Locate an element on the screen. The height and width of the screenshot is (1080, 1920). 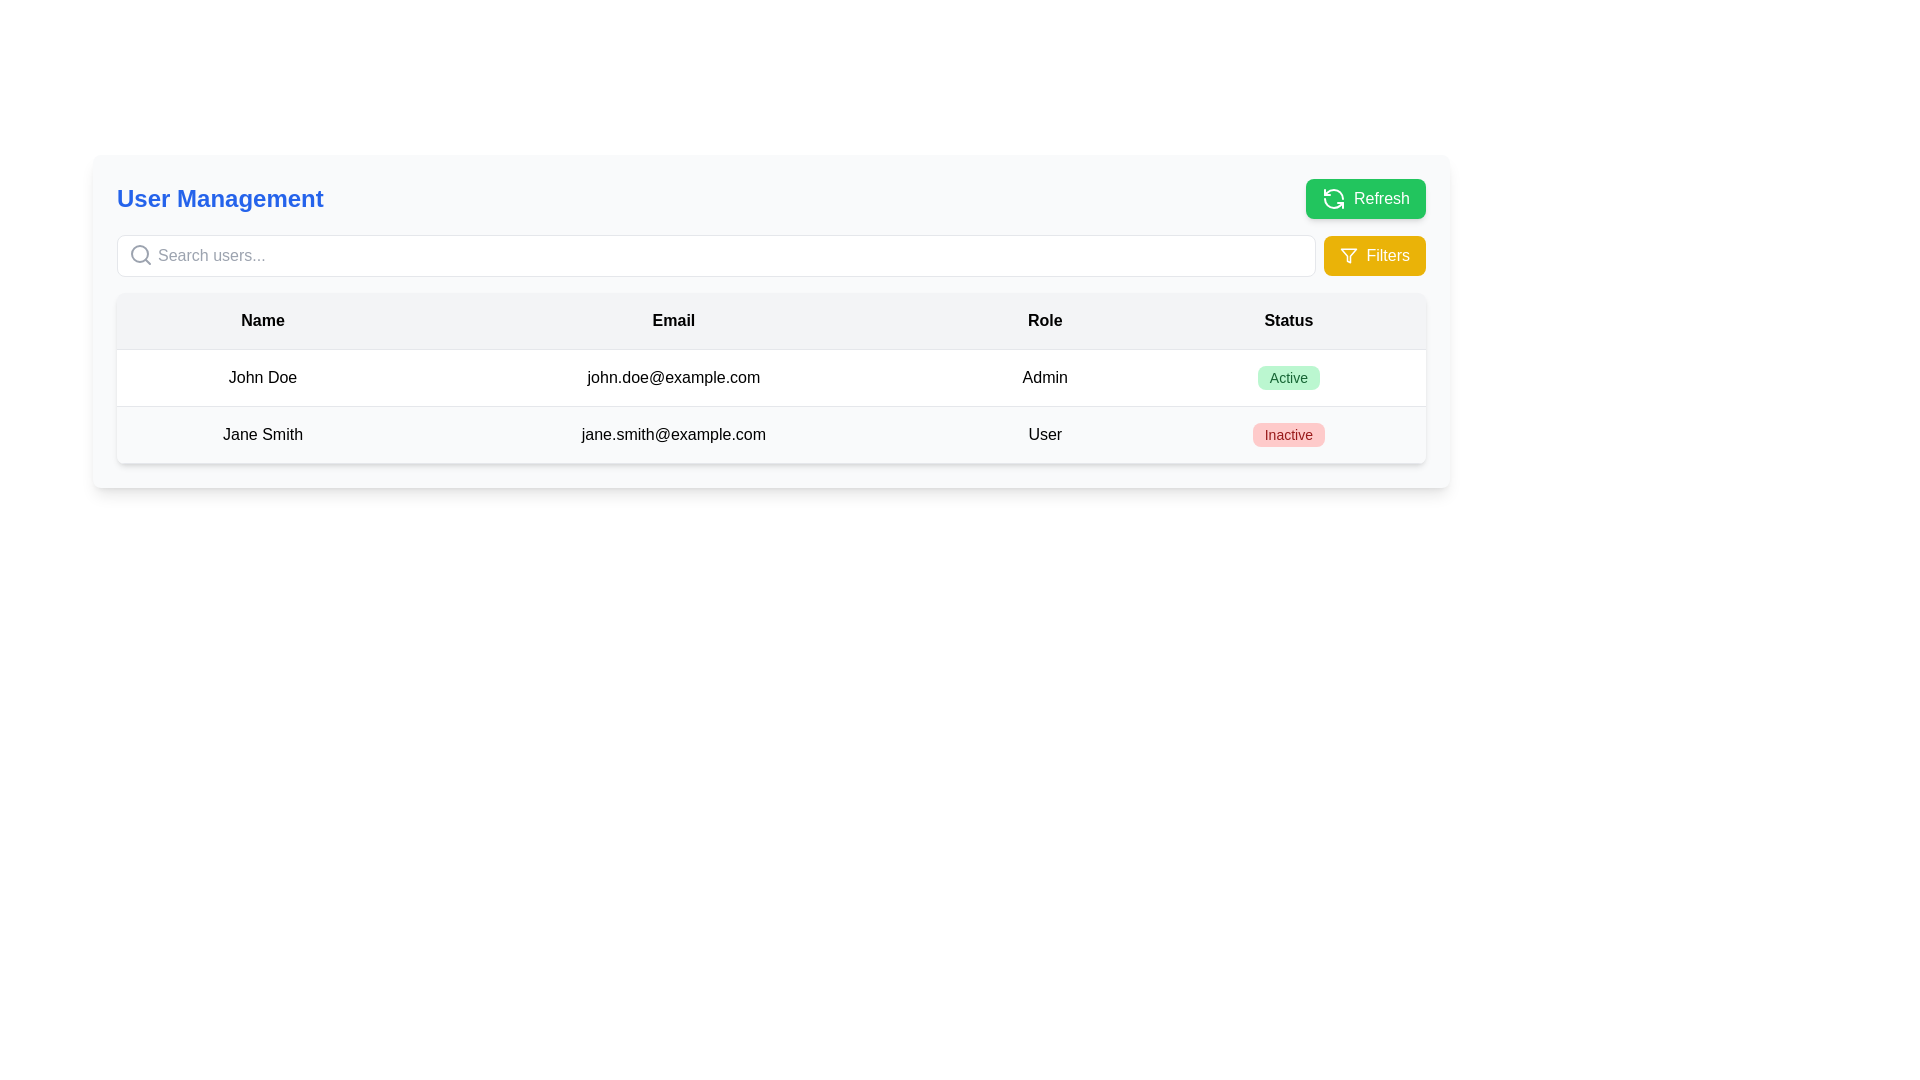
the 'Email' column header in the table, which is the second header in a row that includes 'Name', 'Email', 'Role', and 'Status' is located at coordinates (673, 320).